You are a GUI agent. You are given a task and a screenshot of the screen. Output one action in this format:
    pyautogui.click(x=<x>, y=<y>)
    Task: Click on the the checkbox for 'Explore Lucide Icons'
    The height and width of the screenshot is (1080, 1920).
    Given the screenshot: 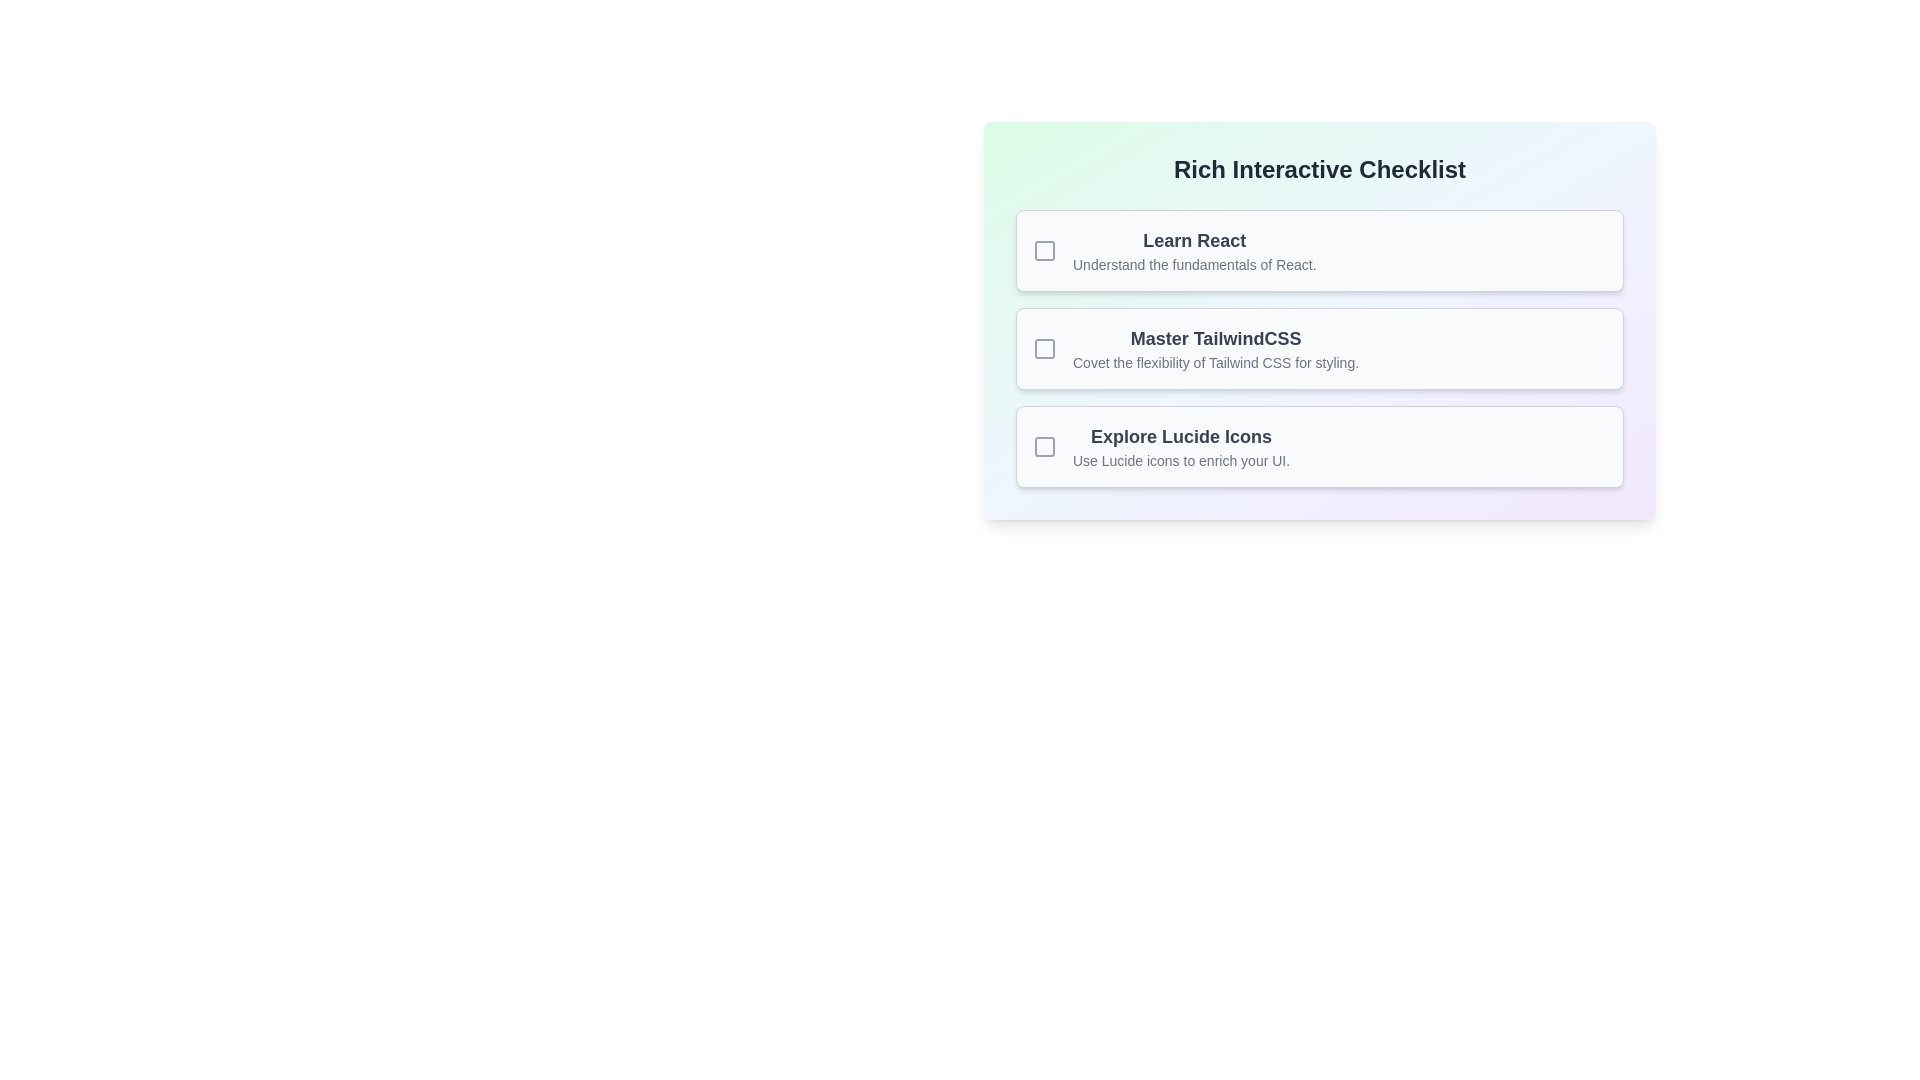 What is the action you would take?
    pyautogui.click(x=1044, y=446)
    